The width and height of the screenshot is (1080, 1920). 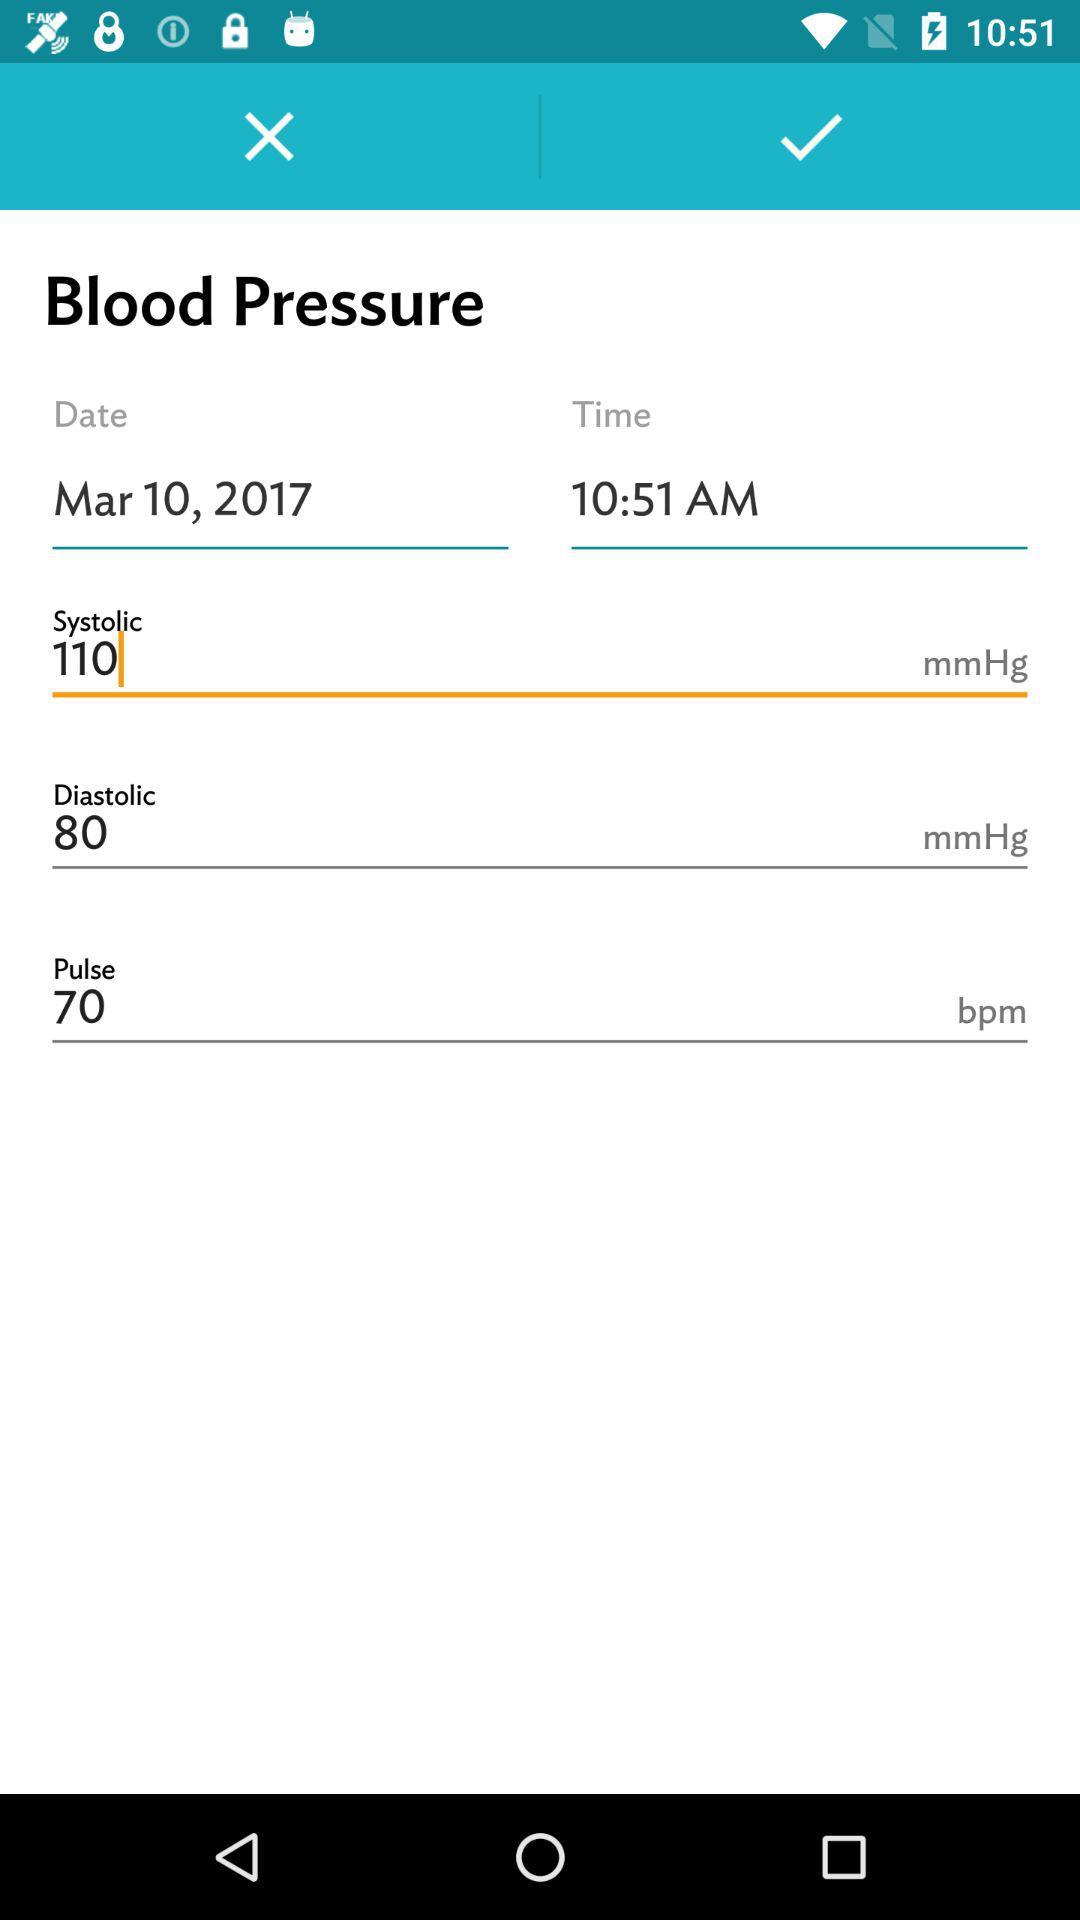 What do you see at coordinates (540, 660) in the screenshot?
I see `the icon below mar 10, 2017` at bounding box center [540, 660].